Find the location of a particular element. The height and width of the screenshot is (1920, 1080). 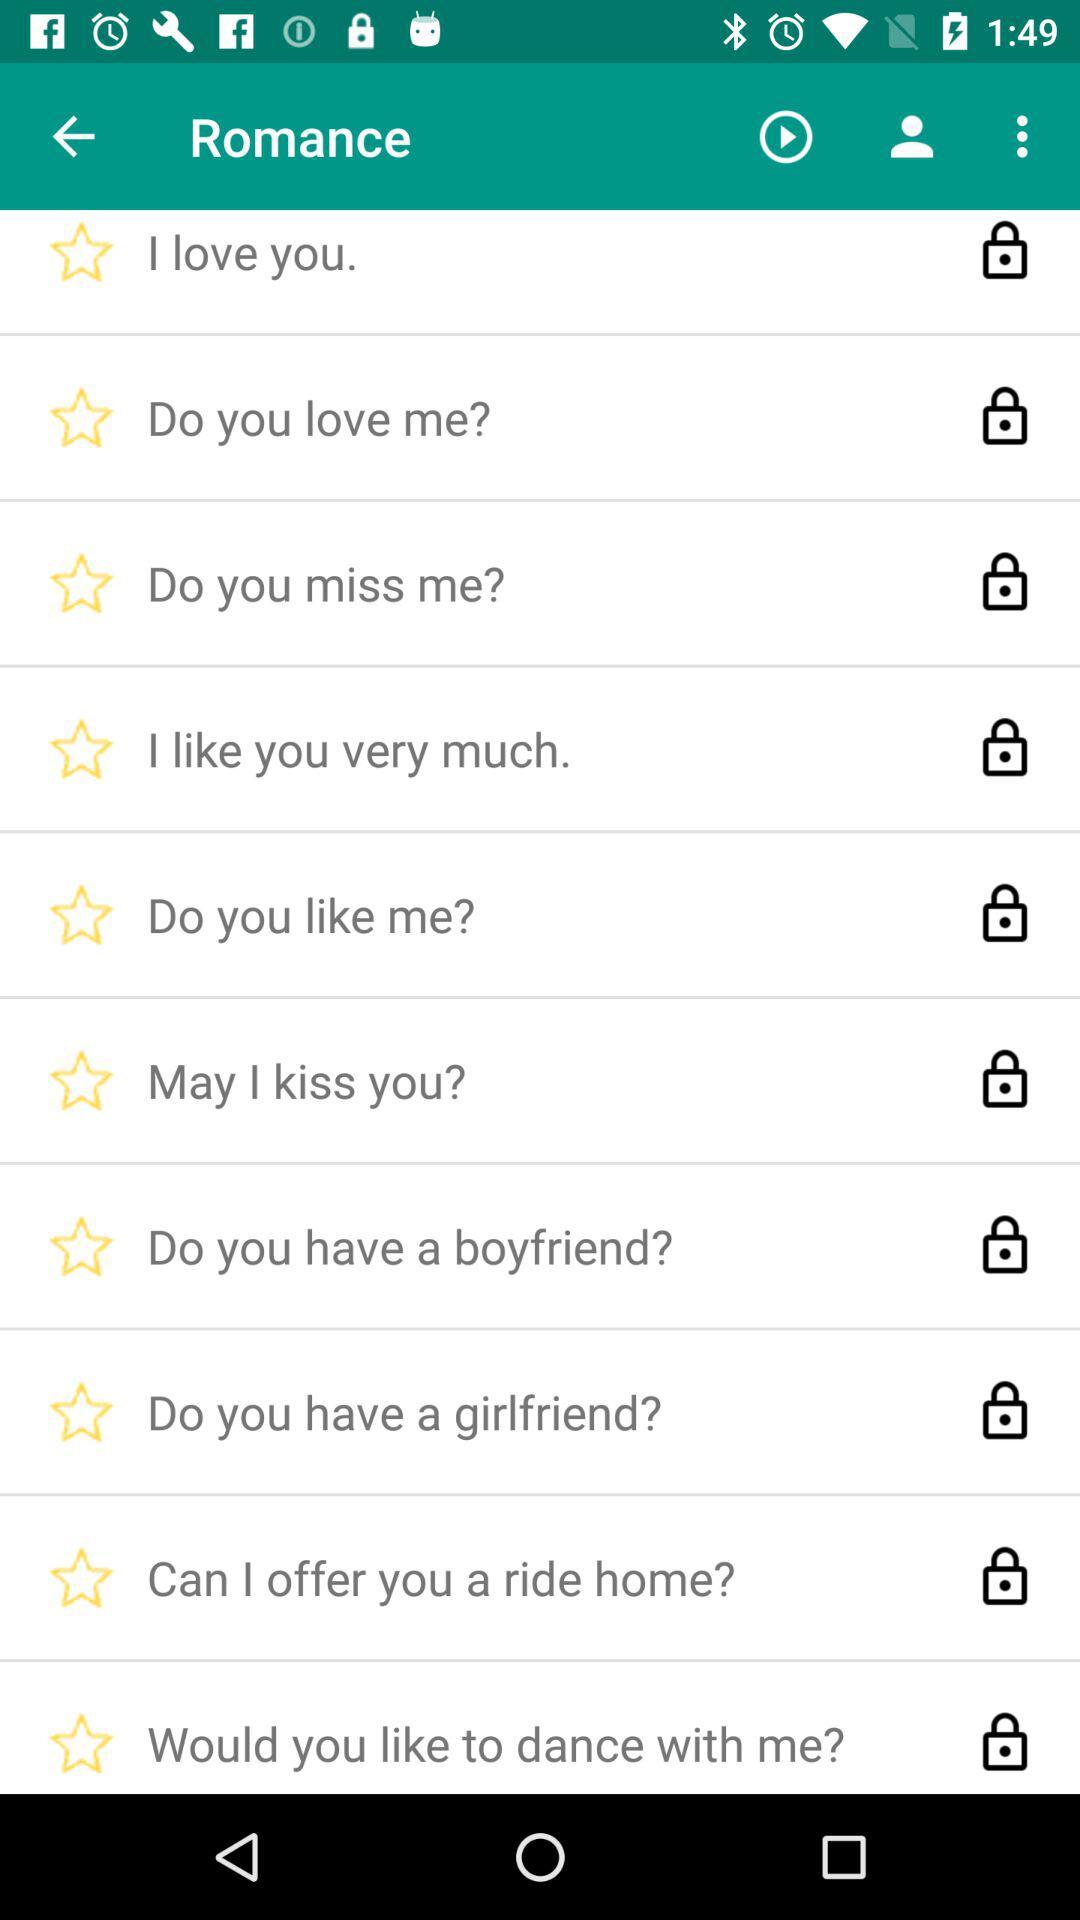

second lock symbol from the top is located at coordinates (1005, 416).